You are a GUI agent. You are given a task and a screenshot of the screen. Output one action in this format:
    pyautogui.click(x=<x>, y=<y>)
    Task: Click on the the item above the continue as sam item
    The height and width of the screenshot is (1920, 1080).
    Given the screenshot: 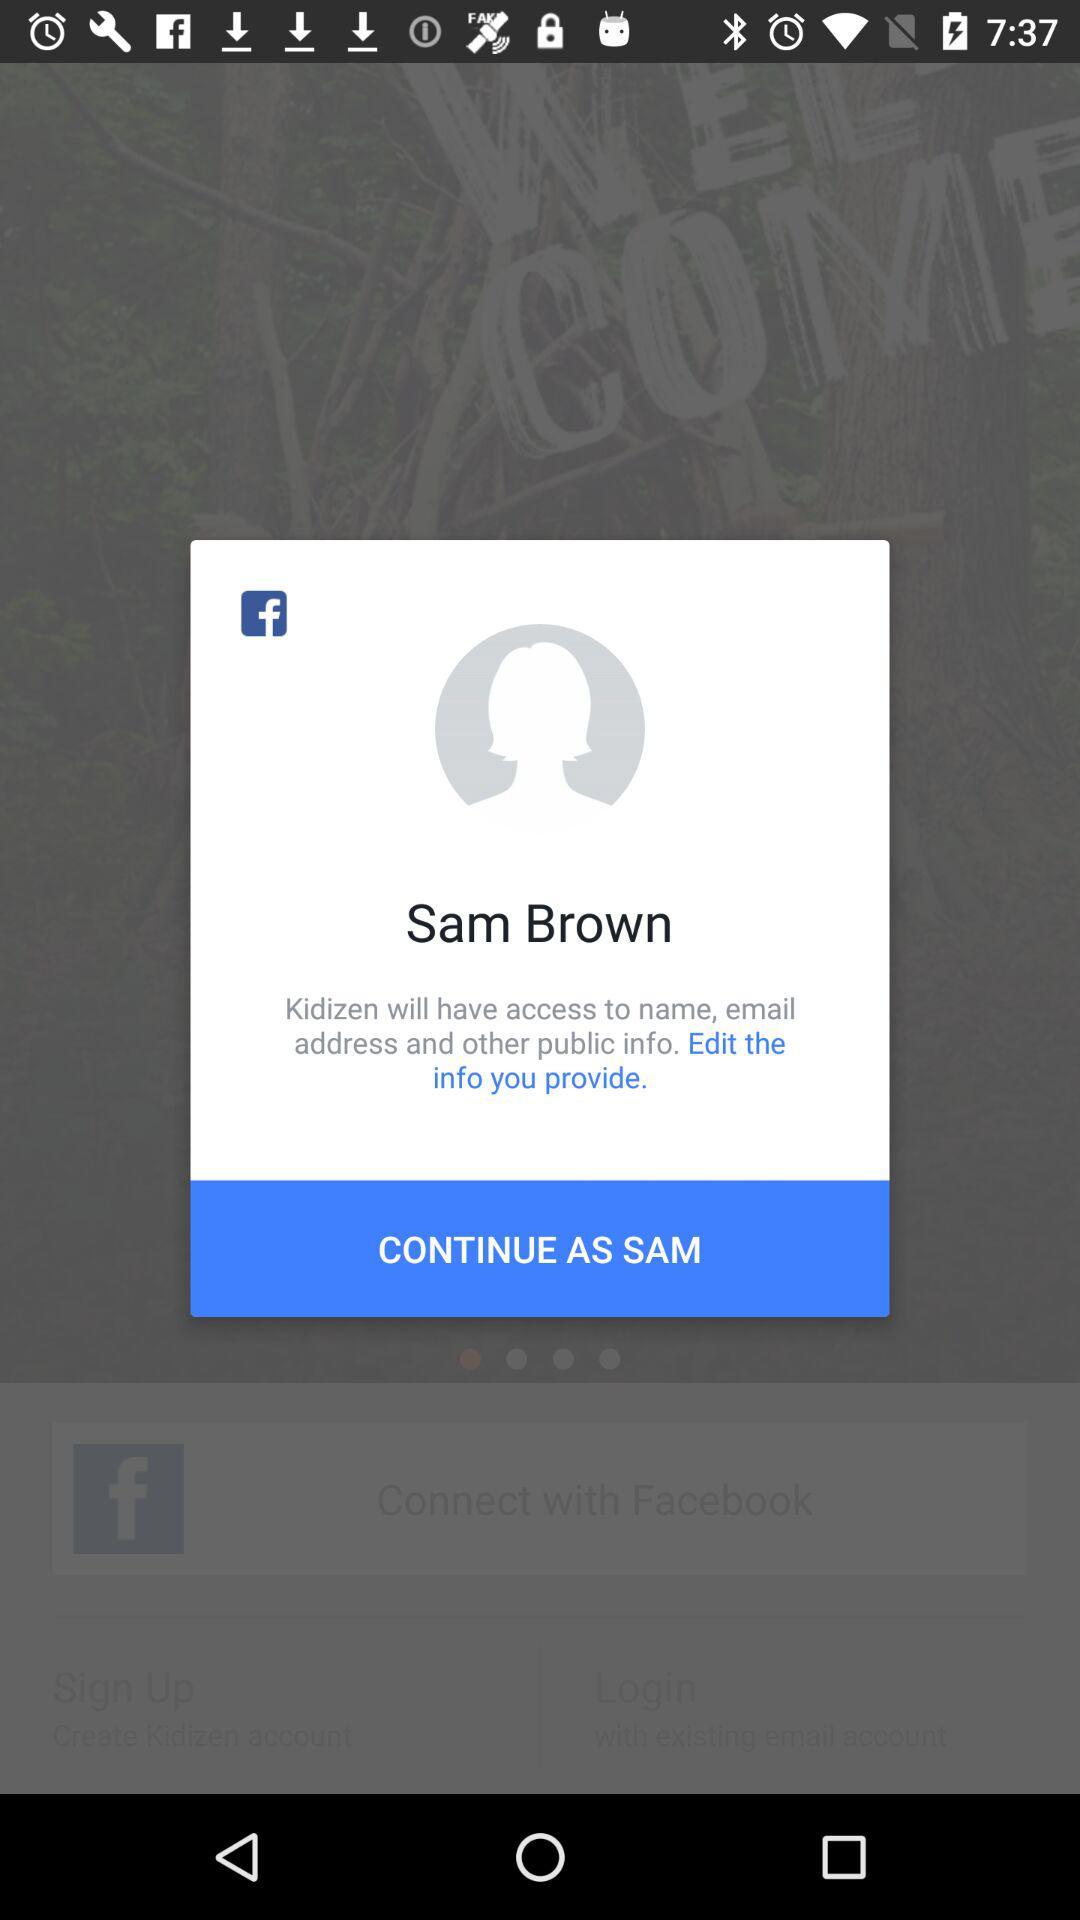 What is the action you would take?
    pyautogui.click(x=540, y=1041)
    